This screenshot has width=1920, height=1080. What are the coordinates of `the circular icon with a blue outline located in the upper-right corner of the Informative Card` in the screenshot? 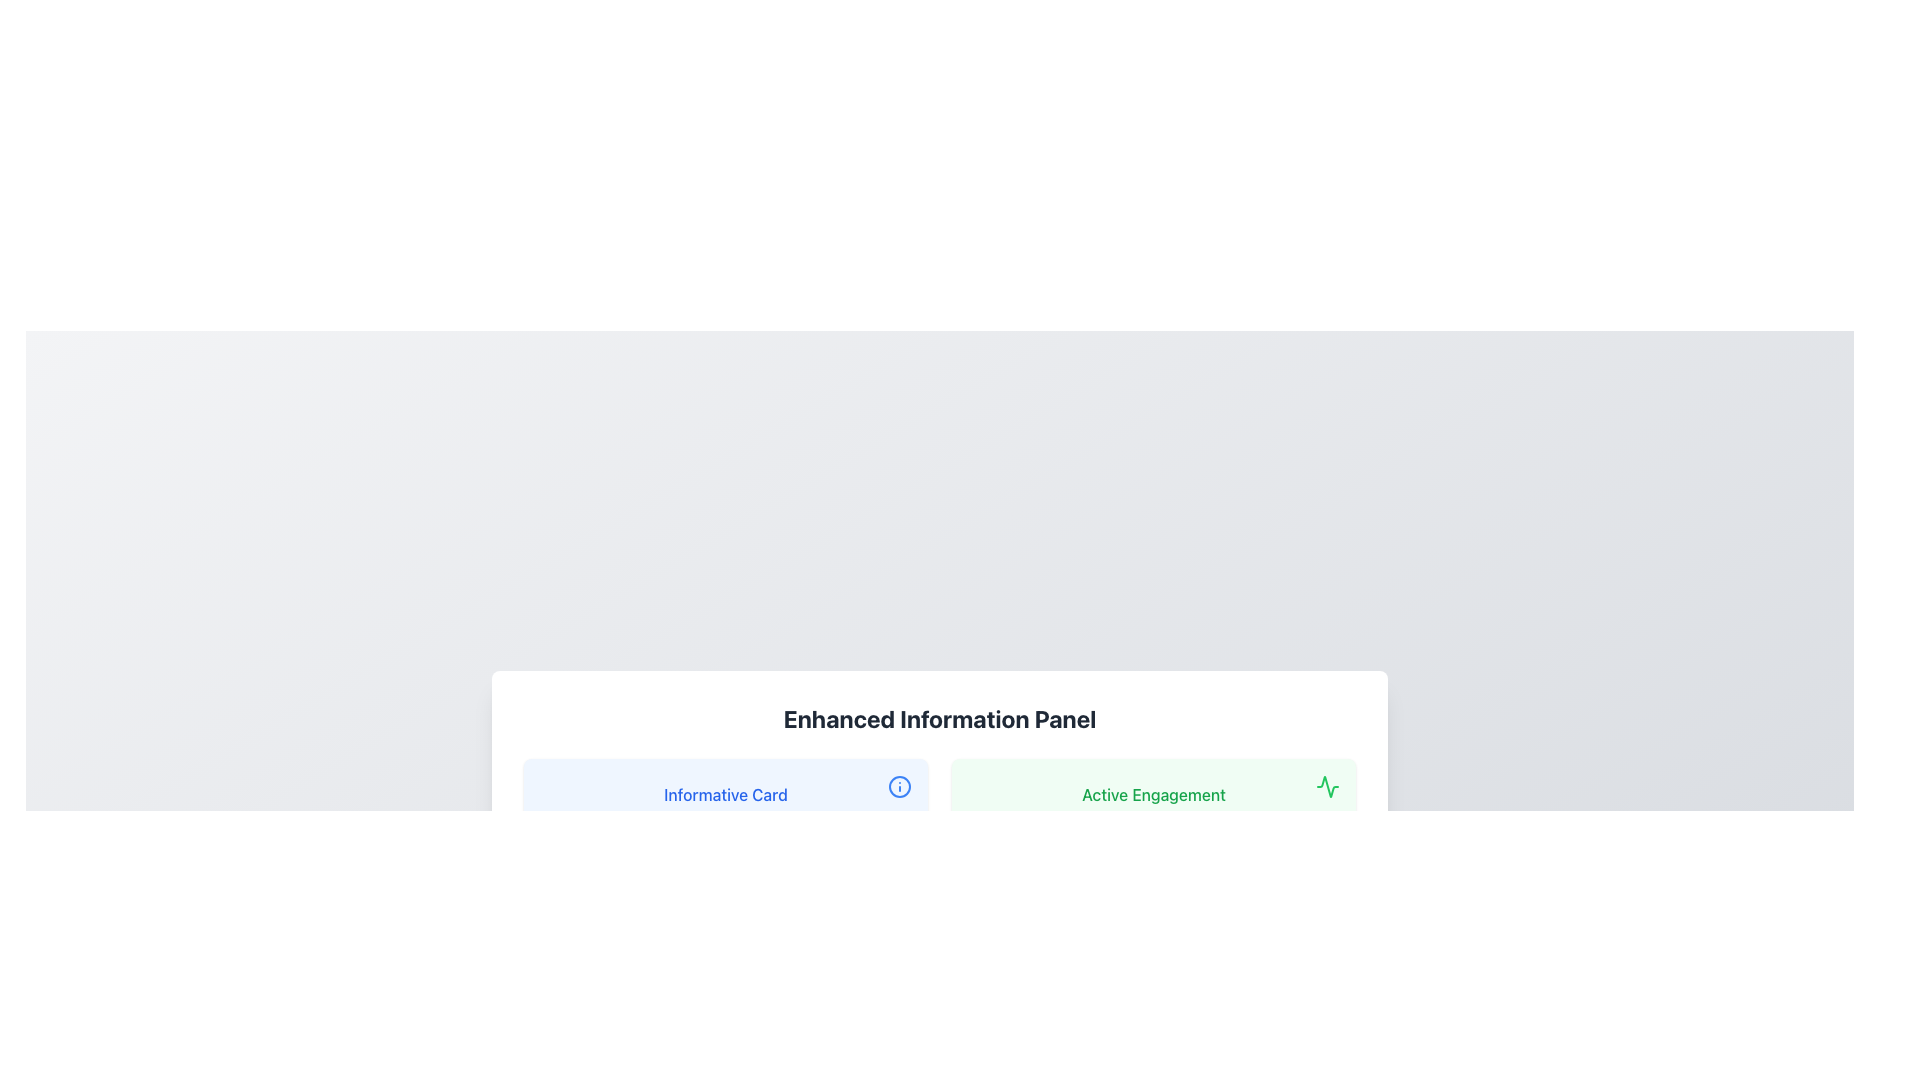 It's located at (899, 785).